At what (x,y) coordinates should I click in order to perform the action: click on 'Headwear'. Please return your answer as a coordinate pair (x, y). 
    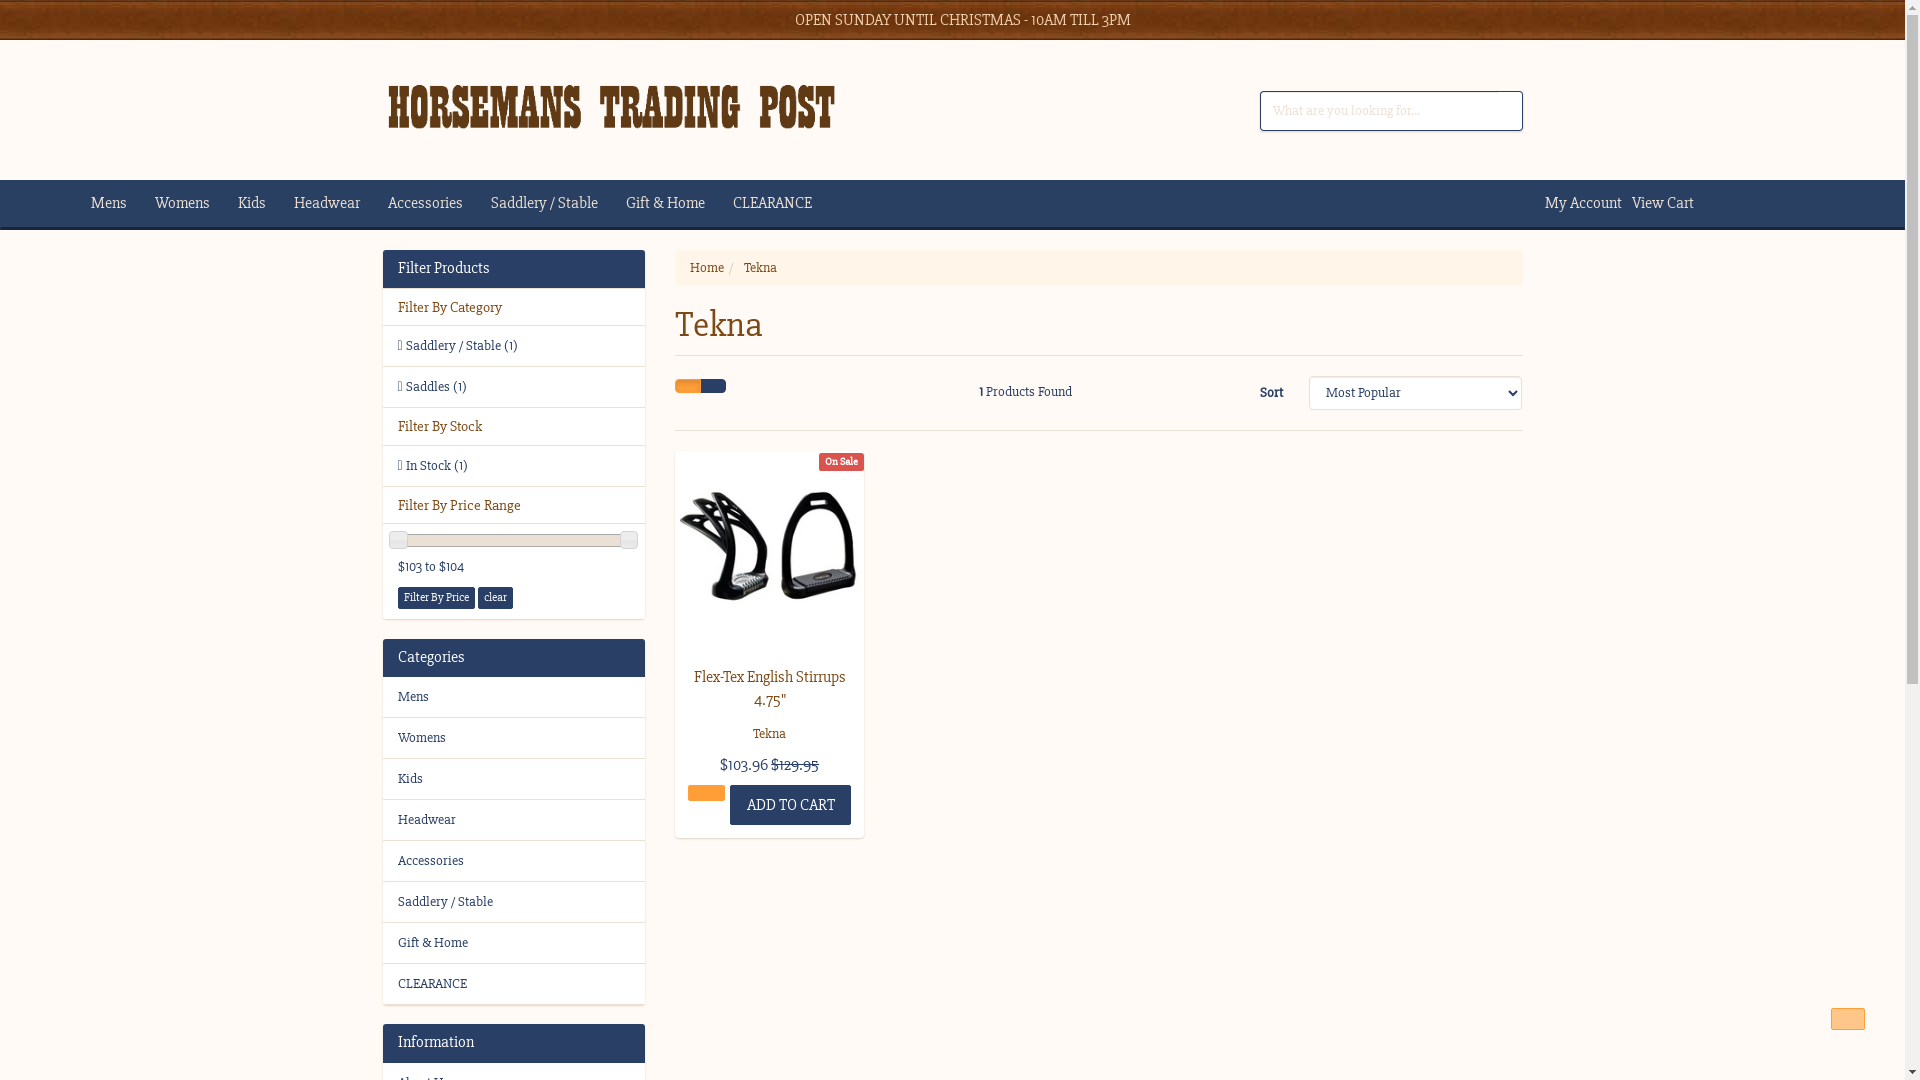
    Looking at the image, I should click on (292, 203).